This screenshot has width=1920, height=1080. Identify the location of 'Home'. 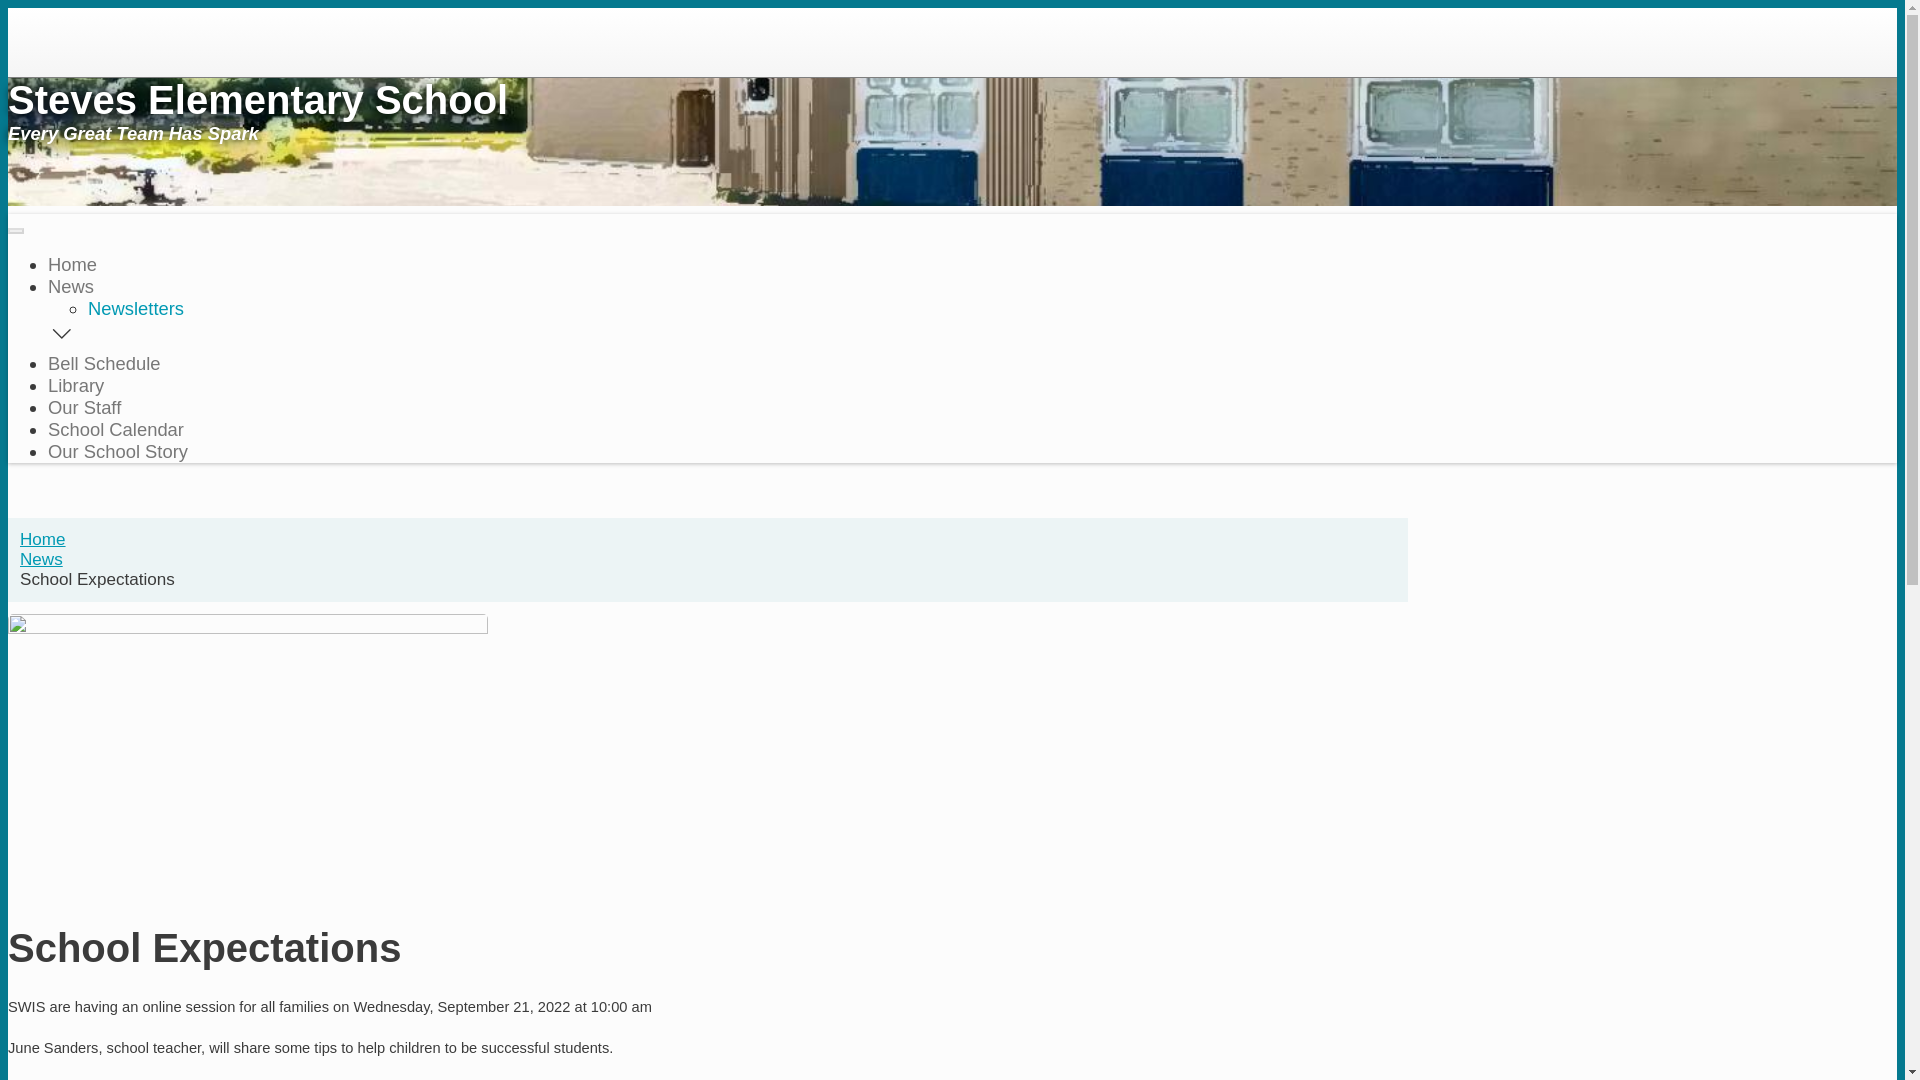
(48, 263).